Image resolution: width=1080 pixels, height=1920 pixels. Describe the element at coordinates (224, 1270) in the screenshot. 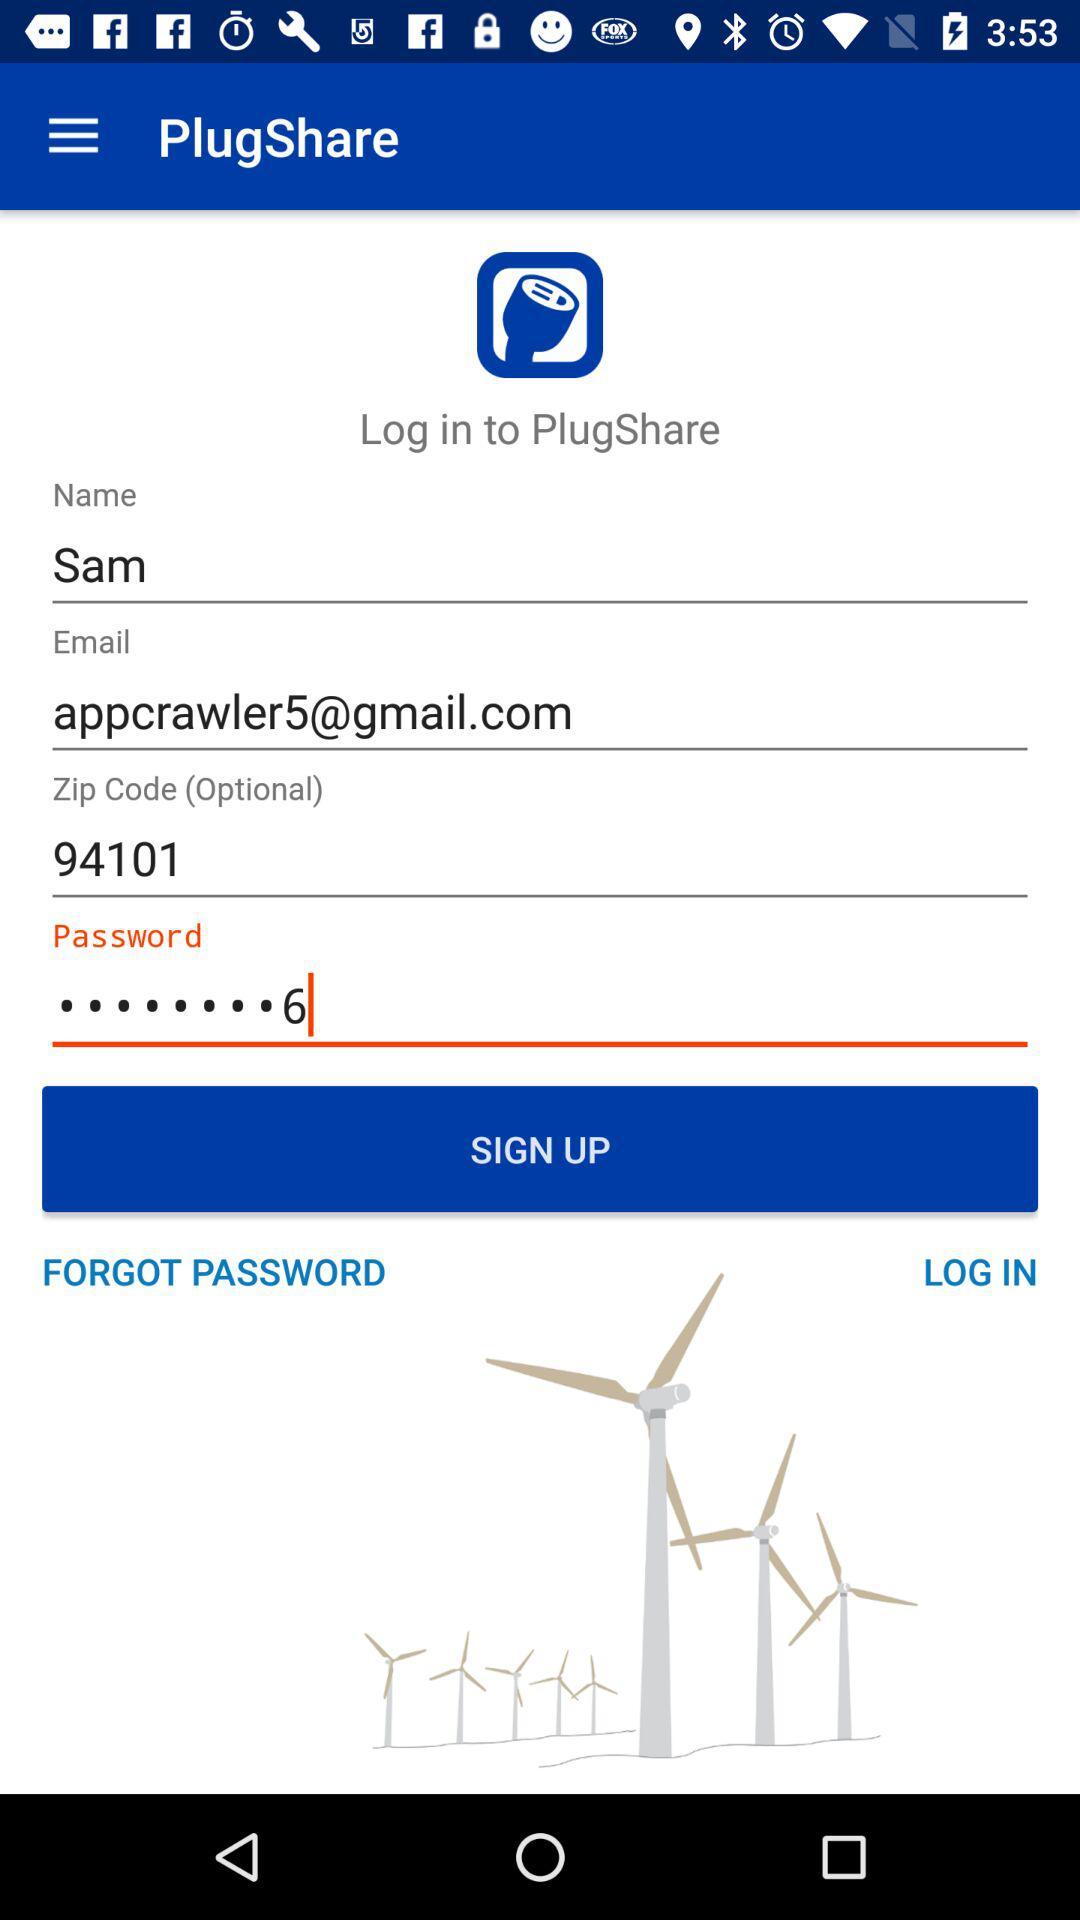

I see `icon to the left of the log in` at that location.